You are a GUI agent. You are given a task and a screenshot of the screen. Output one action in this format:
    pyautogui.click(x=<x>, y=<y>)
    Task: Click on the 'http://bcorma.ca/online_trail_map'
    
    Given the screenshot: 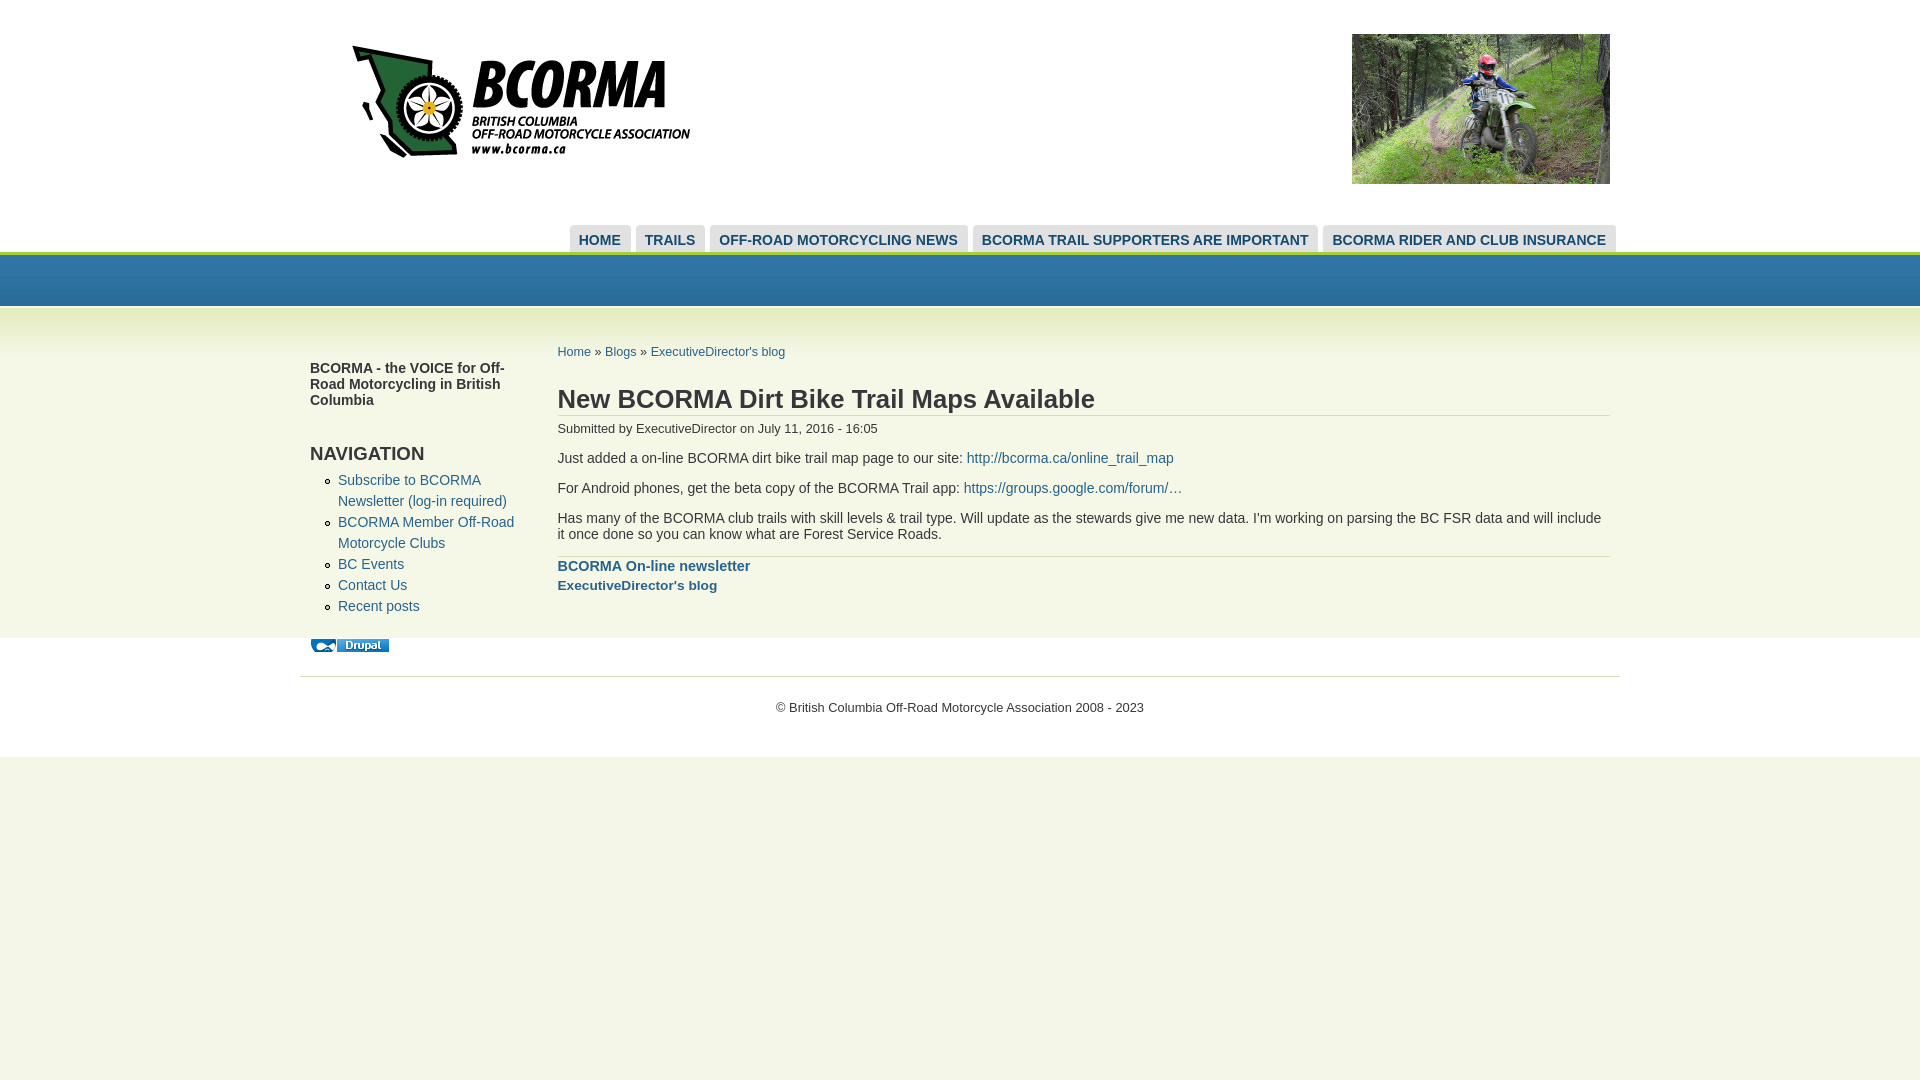 What is the action you would take?
    pyautogui.click(x=1069, y=458)
    